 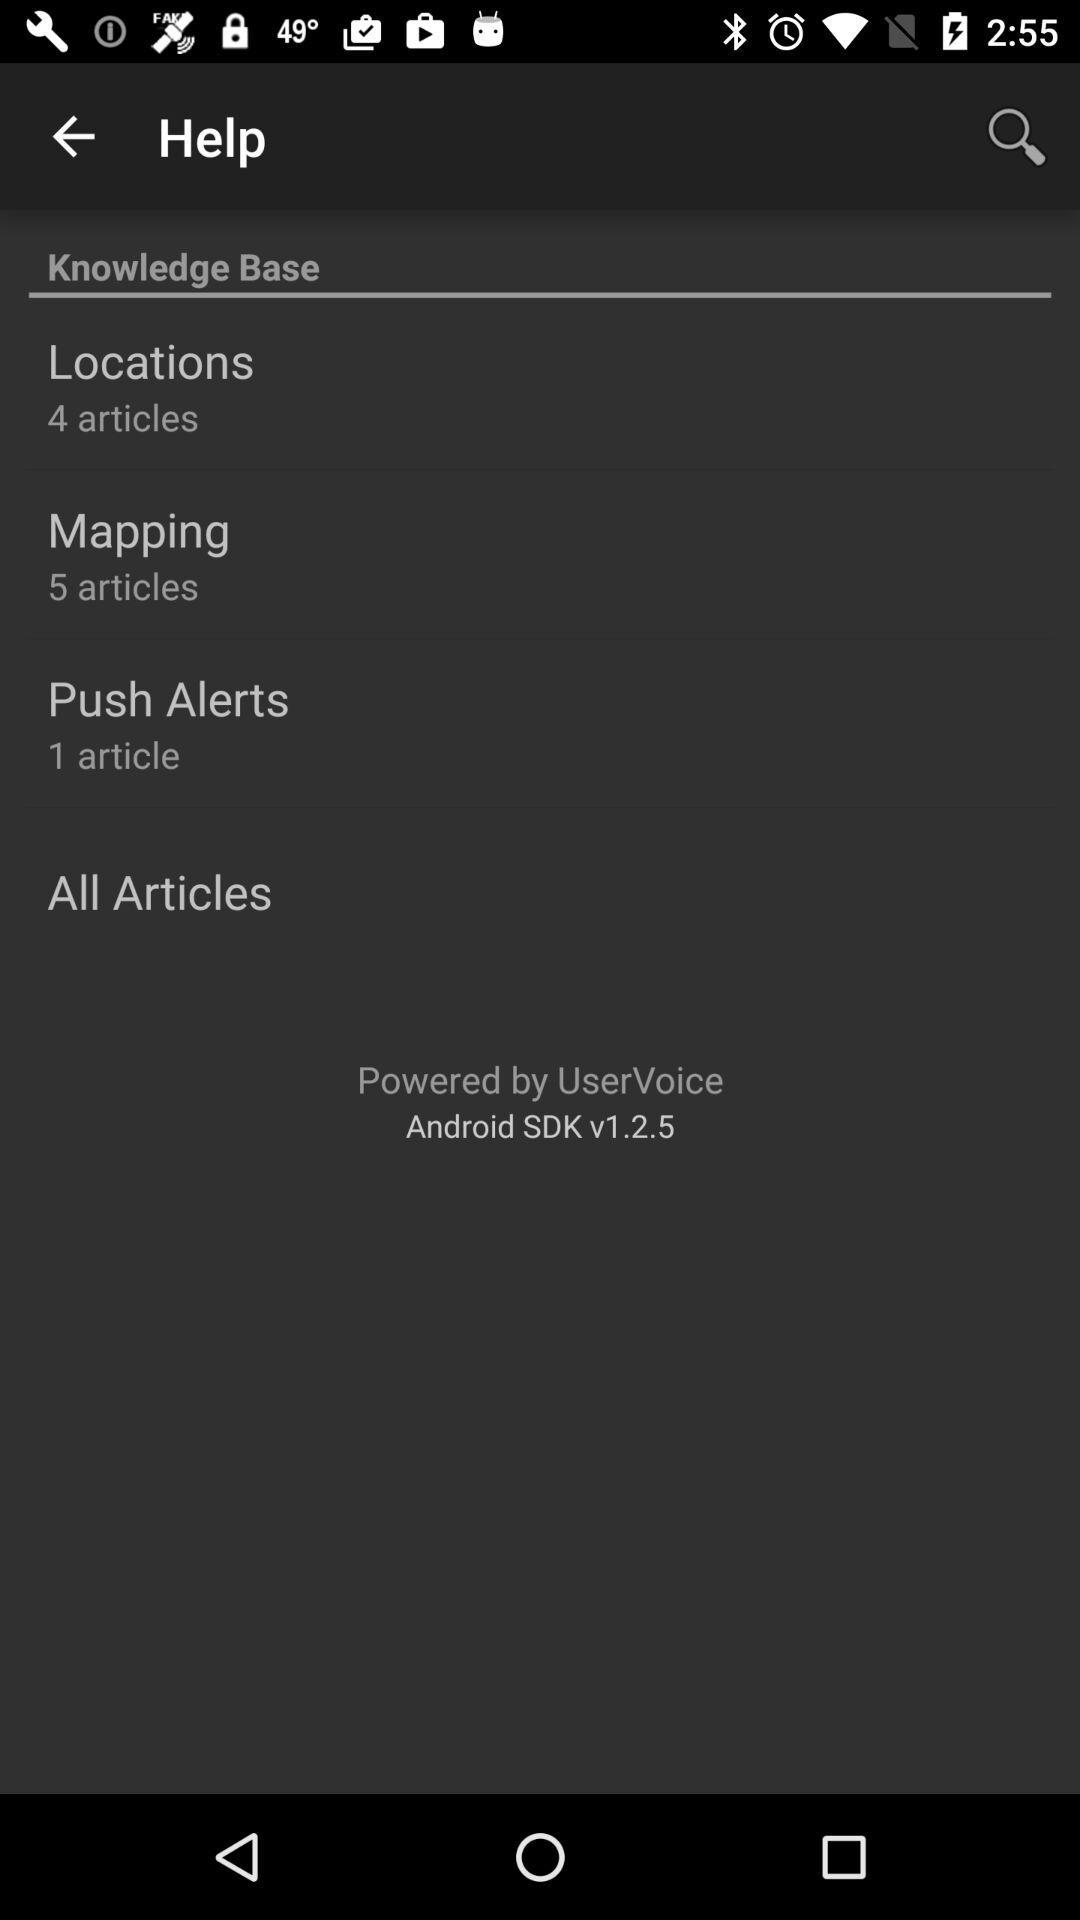 I want to click on the item next to help icon, so click(x=72, y=135).